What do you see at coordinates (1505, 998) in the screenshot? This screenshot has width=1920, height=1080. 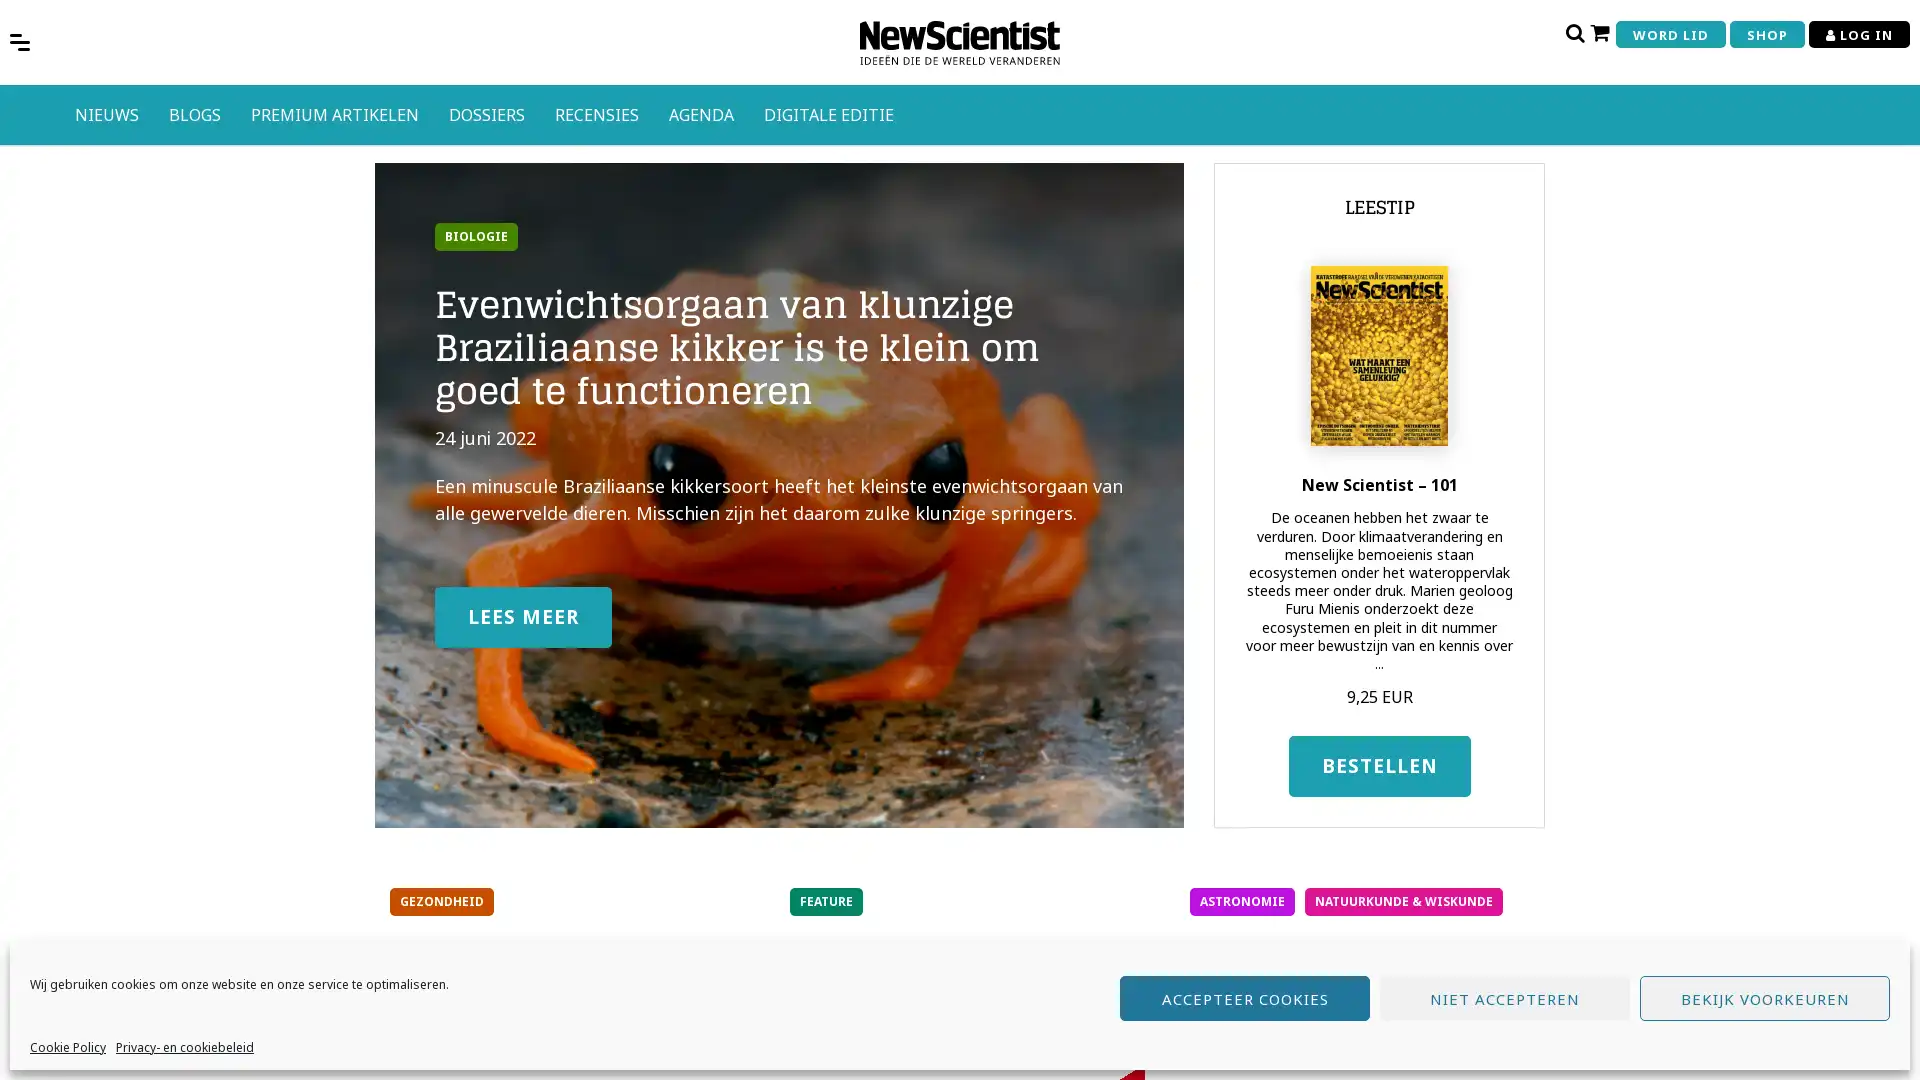 I see `NIET ACCEPTEREN` at bounding box center [1505, 998].